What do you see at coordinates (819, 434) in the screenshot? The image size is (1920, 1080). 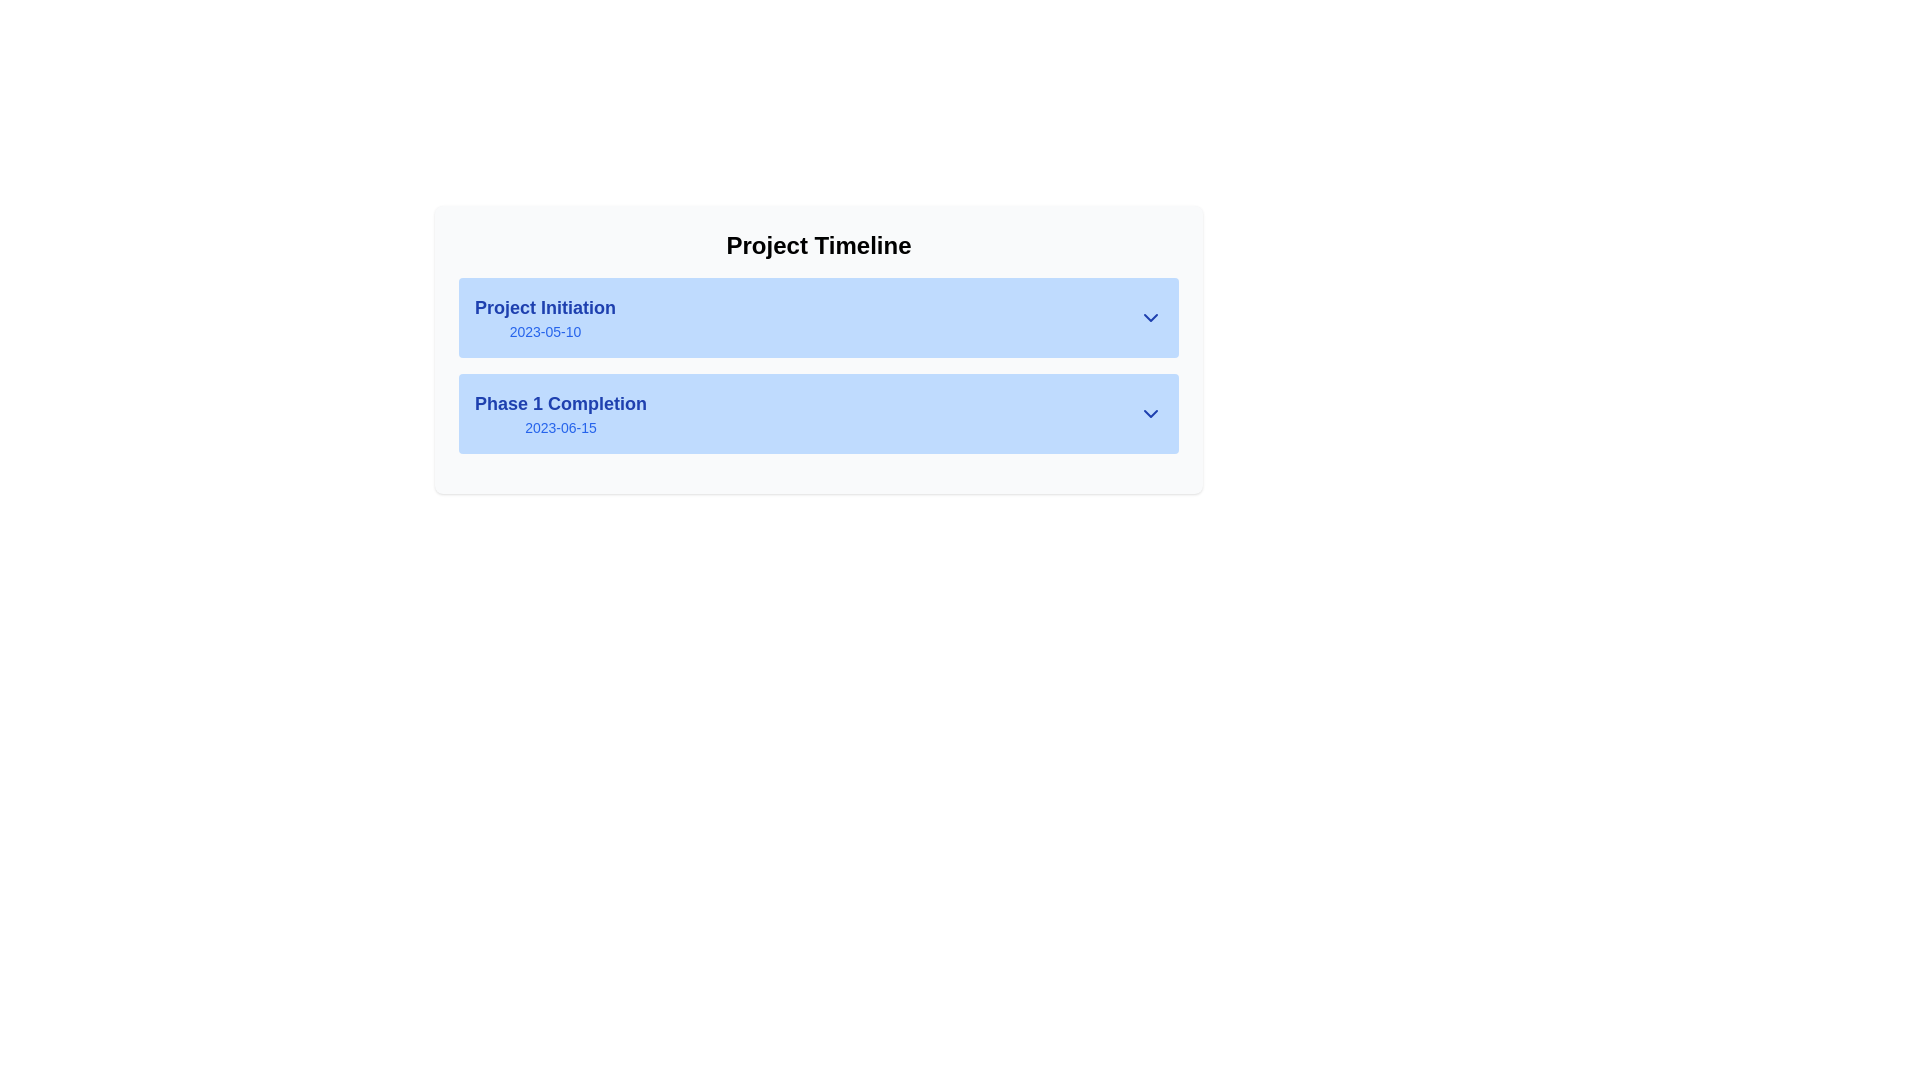 I see `the second entry in the project timeline, which summarizes 'Phase 1 Completion' and its date '2023-06-15'` at bounding box center [819, 434].